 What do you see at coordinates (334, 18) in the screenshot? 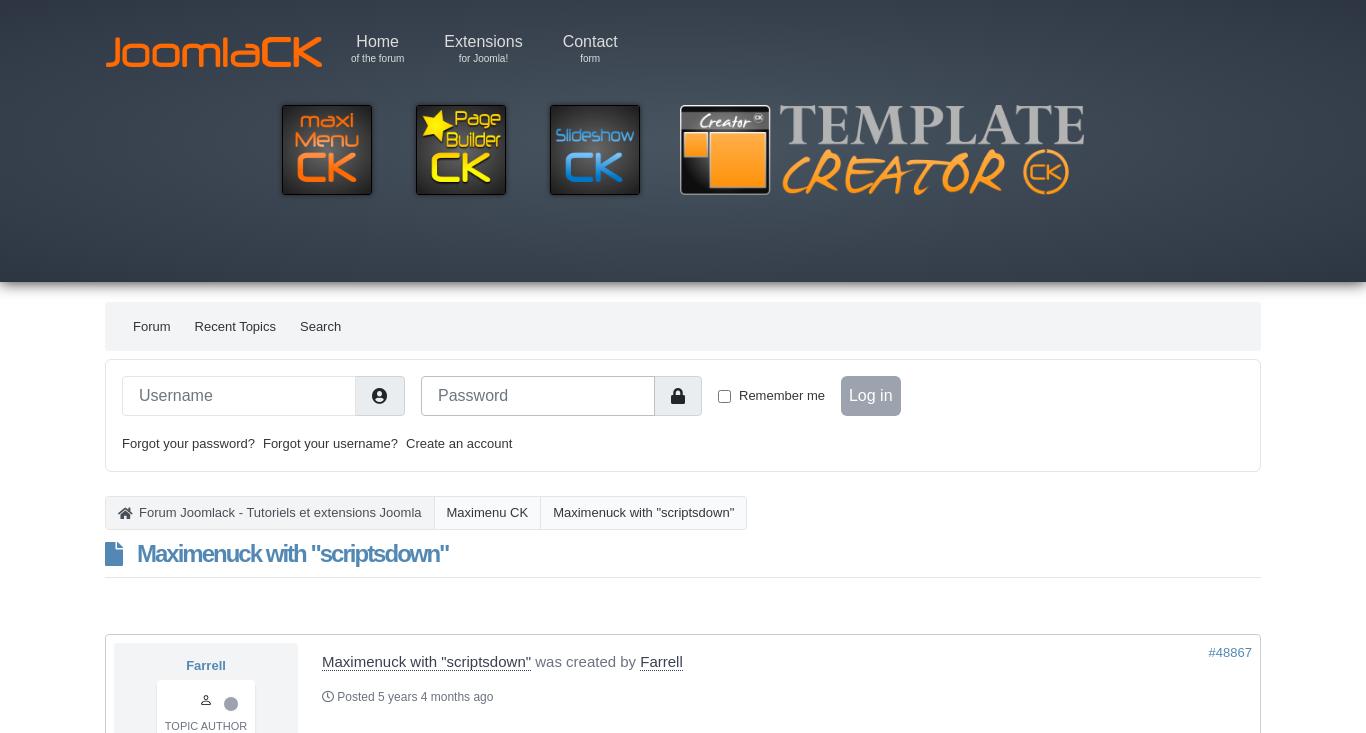
I see `'CEd'` at bounding box center [334, 18].